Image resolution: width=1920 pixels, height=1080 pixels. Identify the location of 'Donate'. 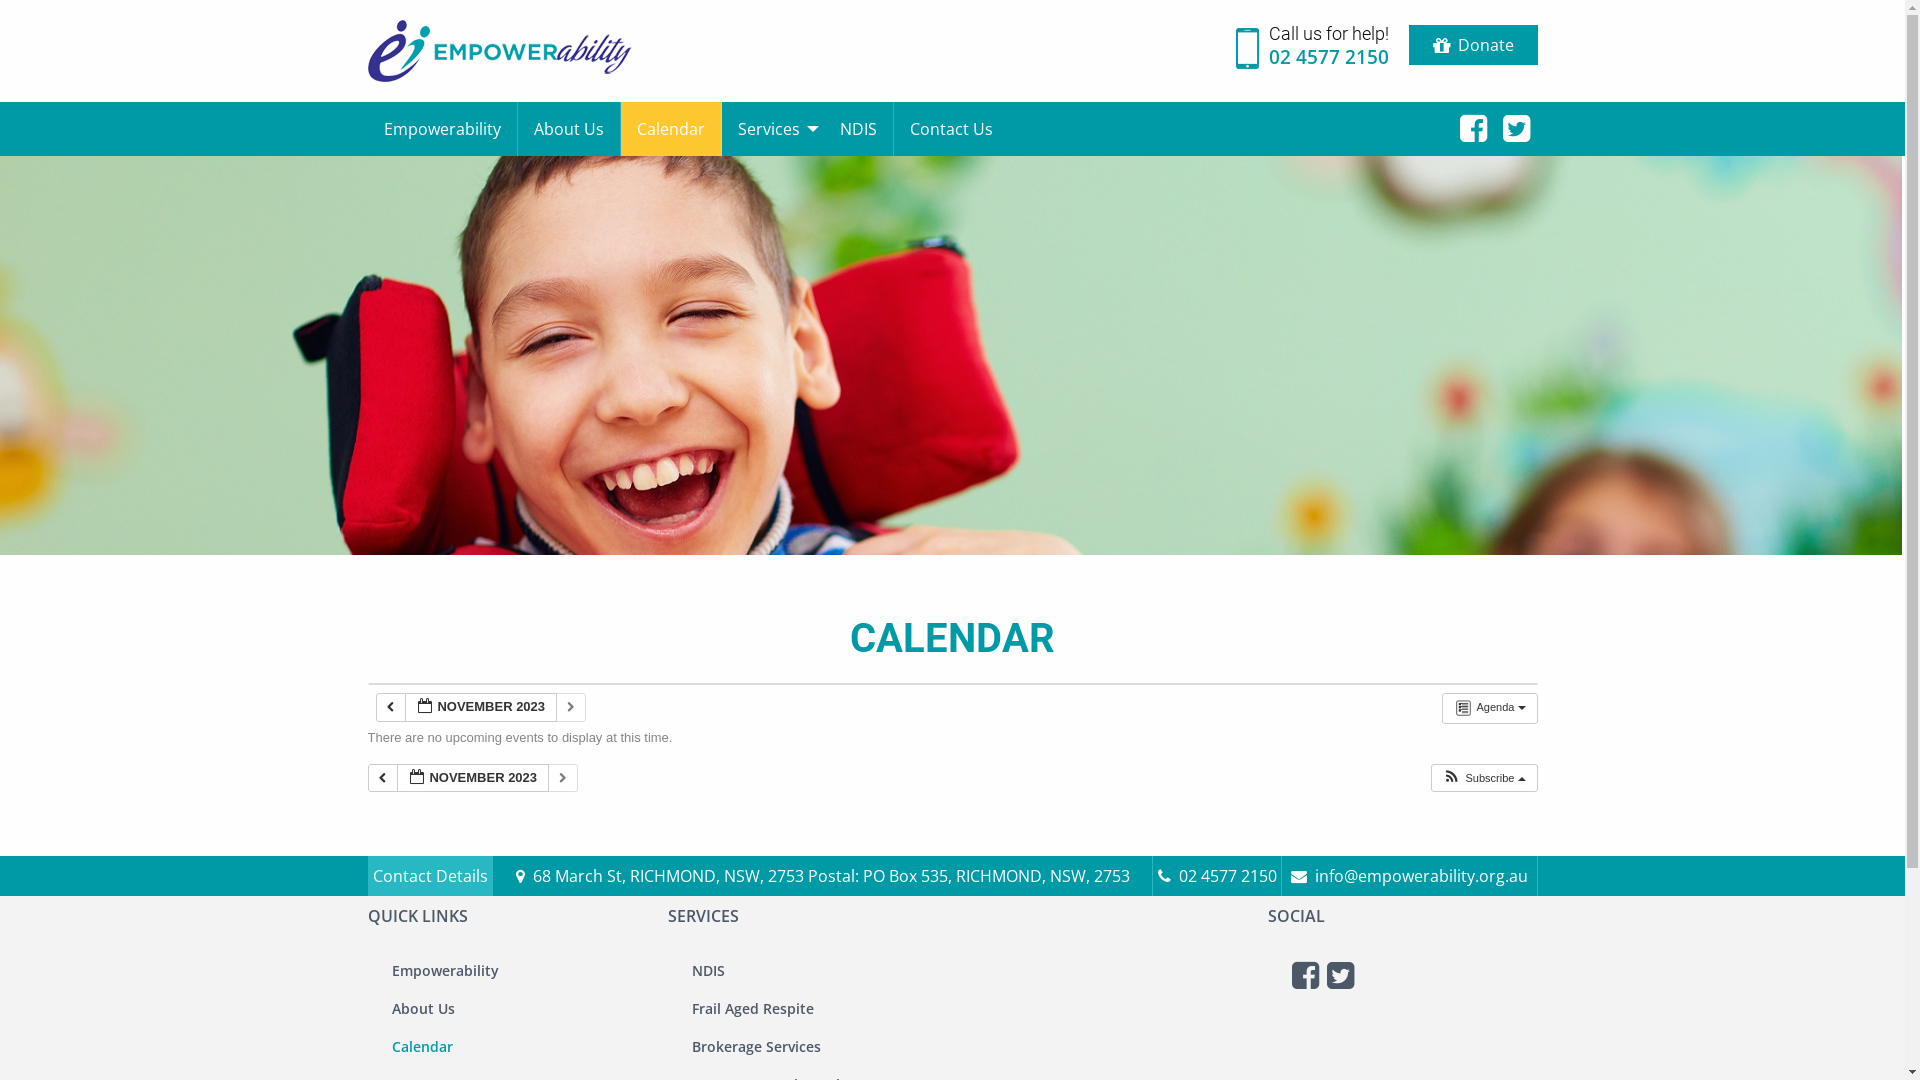
(1472, 45).